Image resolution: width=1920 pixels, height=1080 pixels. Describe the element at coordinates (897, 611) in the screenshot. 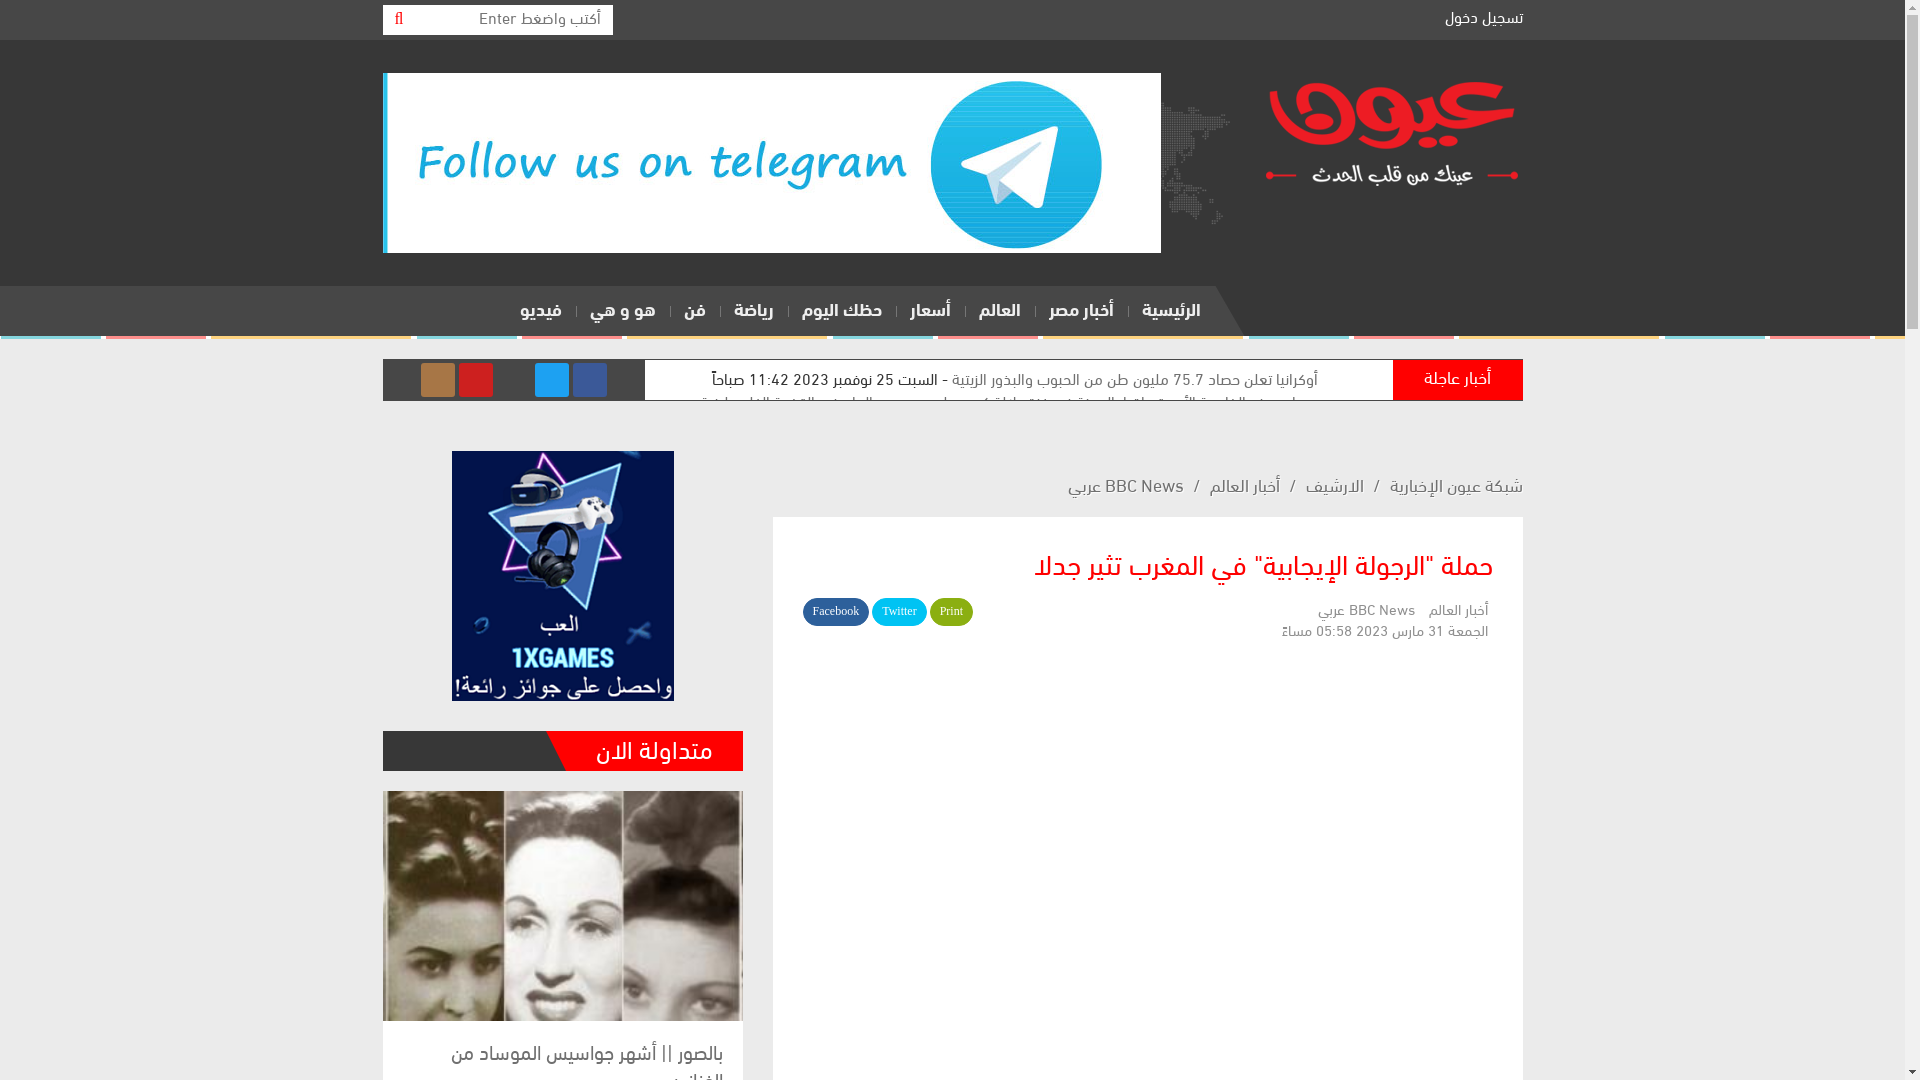

I see `'Twitter'` at that location.